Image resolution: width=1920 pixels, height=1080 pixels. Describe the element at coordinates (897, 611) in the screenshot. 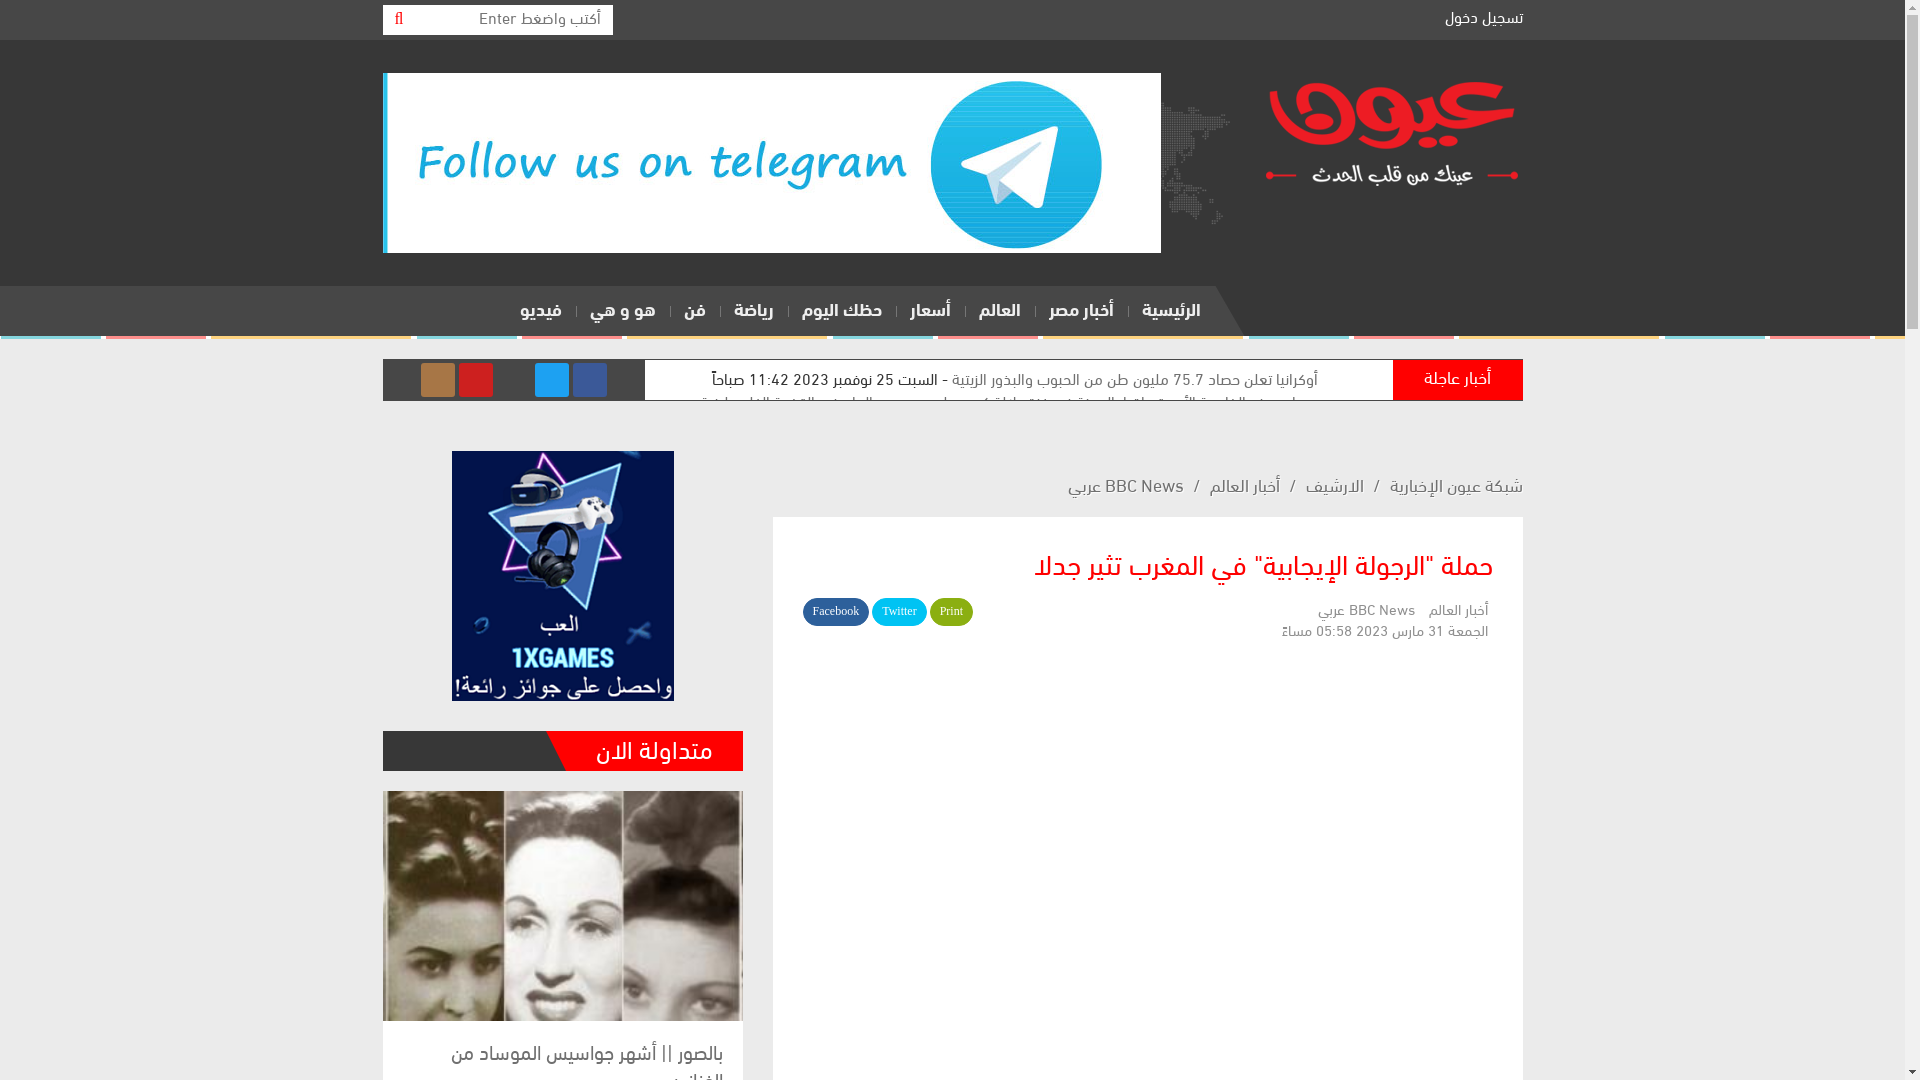

I see `'Twitter'` at that location.